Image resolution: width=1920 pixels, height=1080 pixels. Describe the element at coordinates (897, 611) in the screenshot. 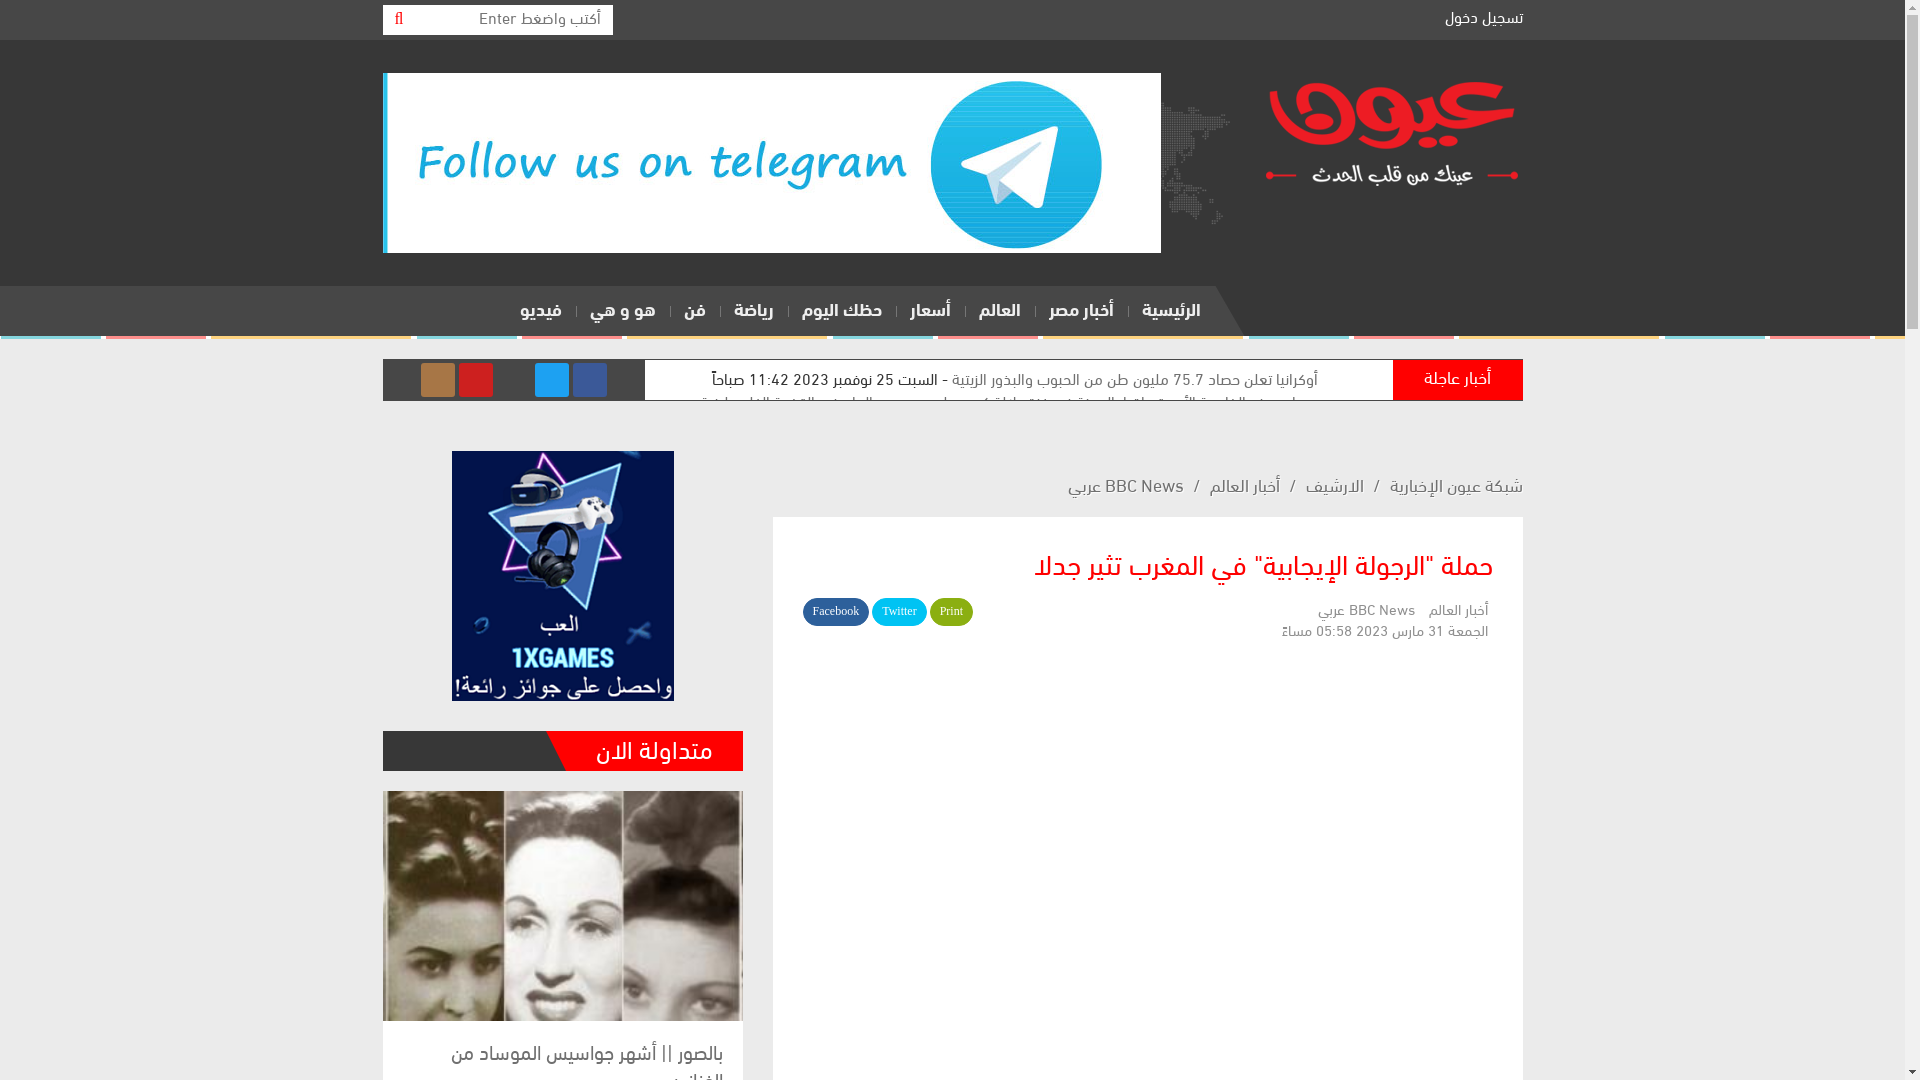

I see `'Twitter'` at that location.